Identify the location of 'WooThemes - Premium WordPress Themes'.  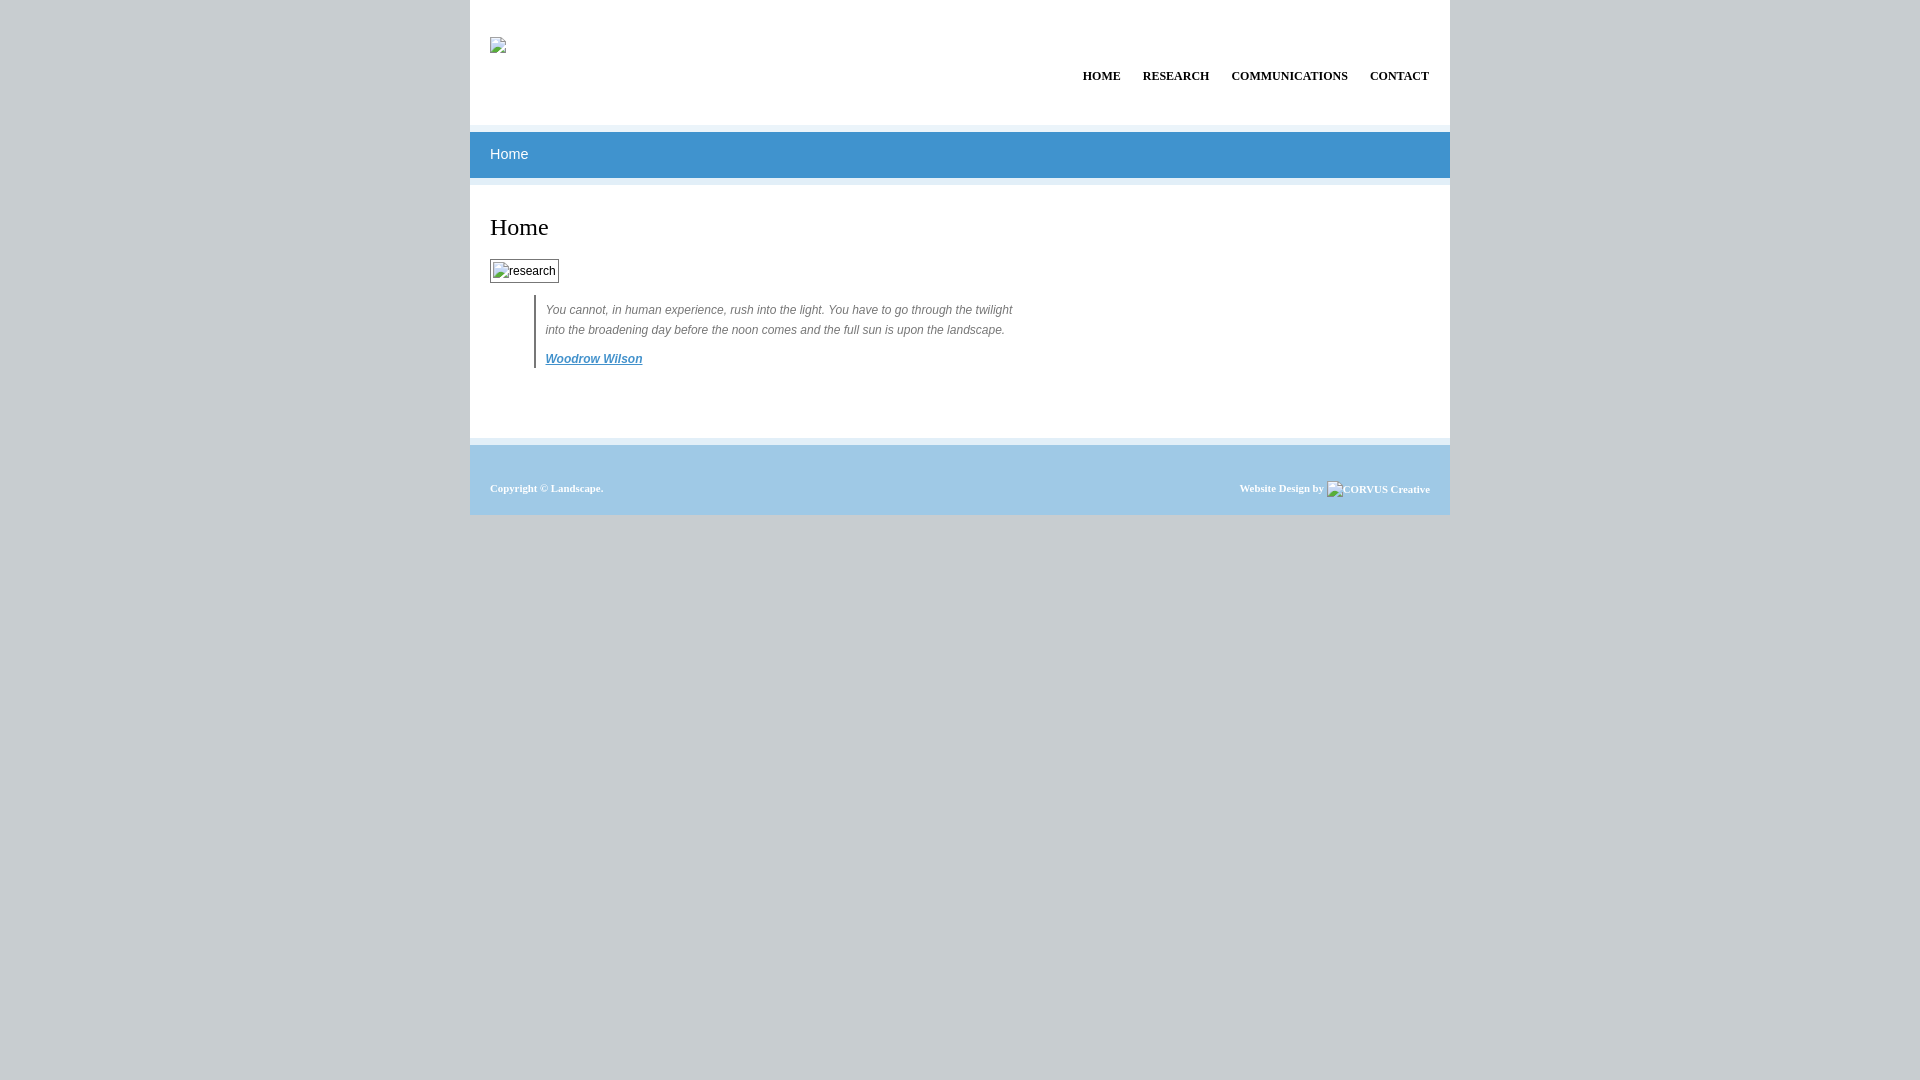
(1377, 488).